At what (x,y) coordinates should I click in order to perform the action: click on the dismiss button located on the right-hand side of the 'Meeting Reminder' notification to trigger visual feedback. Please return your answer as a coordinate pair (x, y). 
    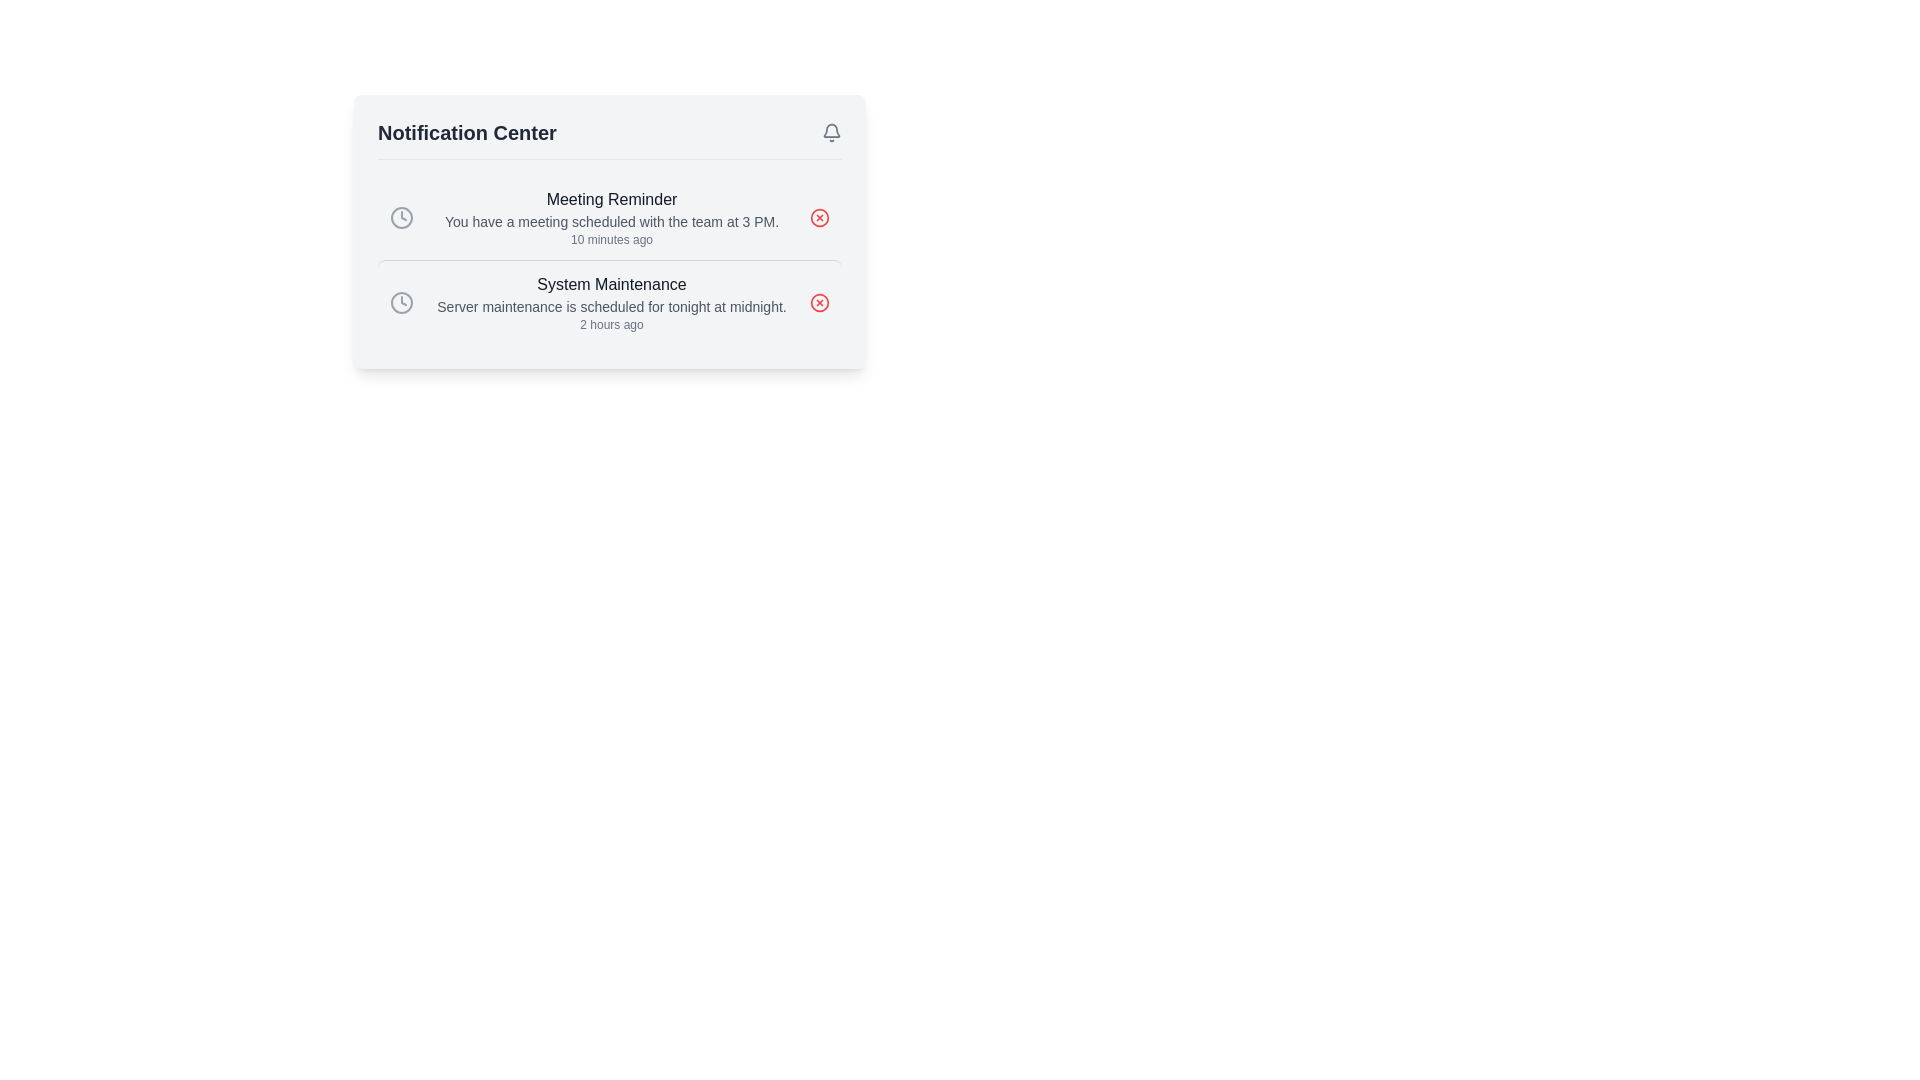
    Looking at the image, I should click on (820, 218).